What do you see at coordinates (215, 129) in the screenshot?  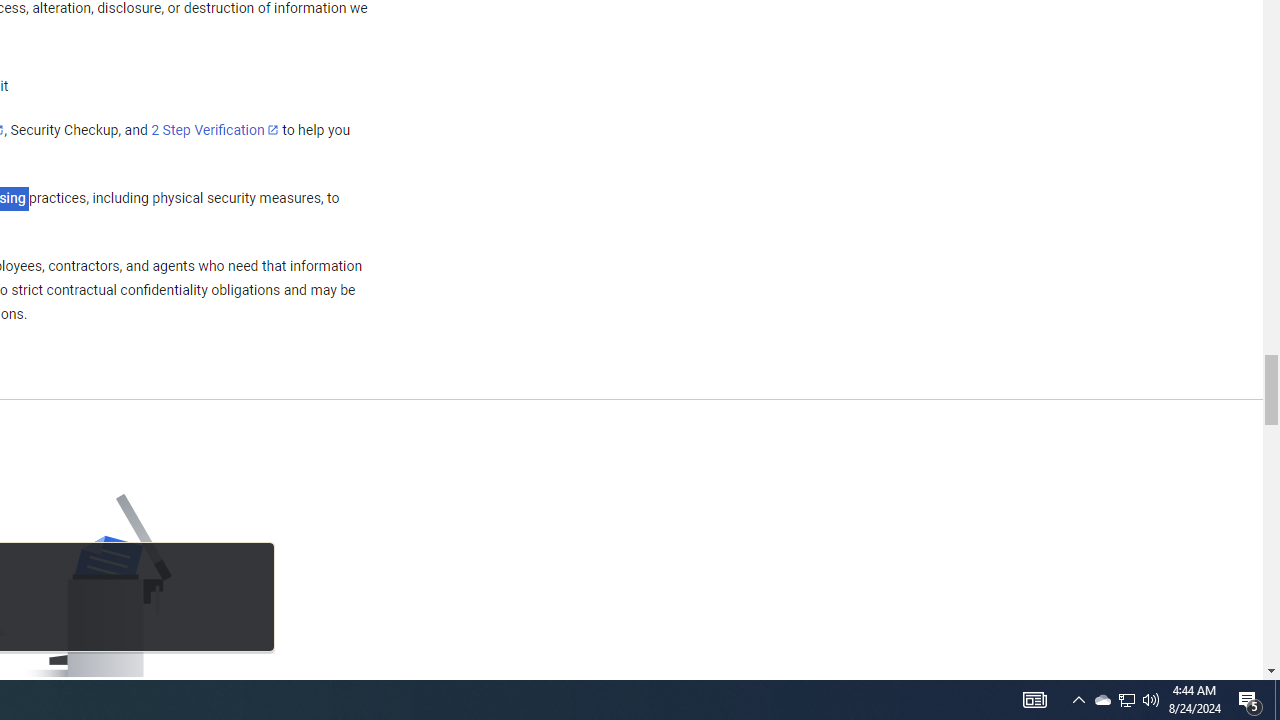 I see `'2 Step Verification'` at bounding box center [215, 129].